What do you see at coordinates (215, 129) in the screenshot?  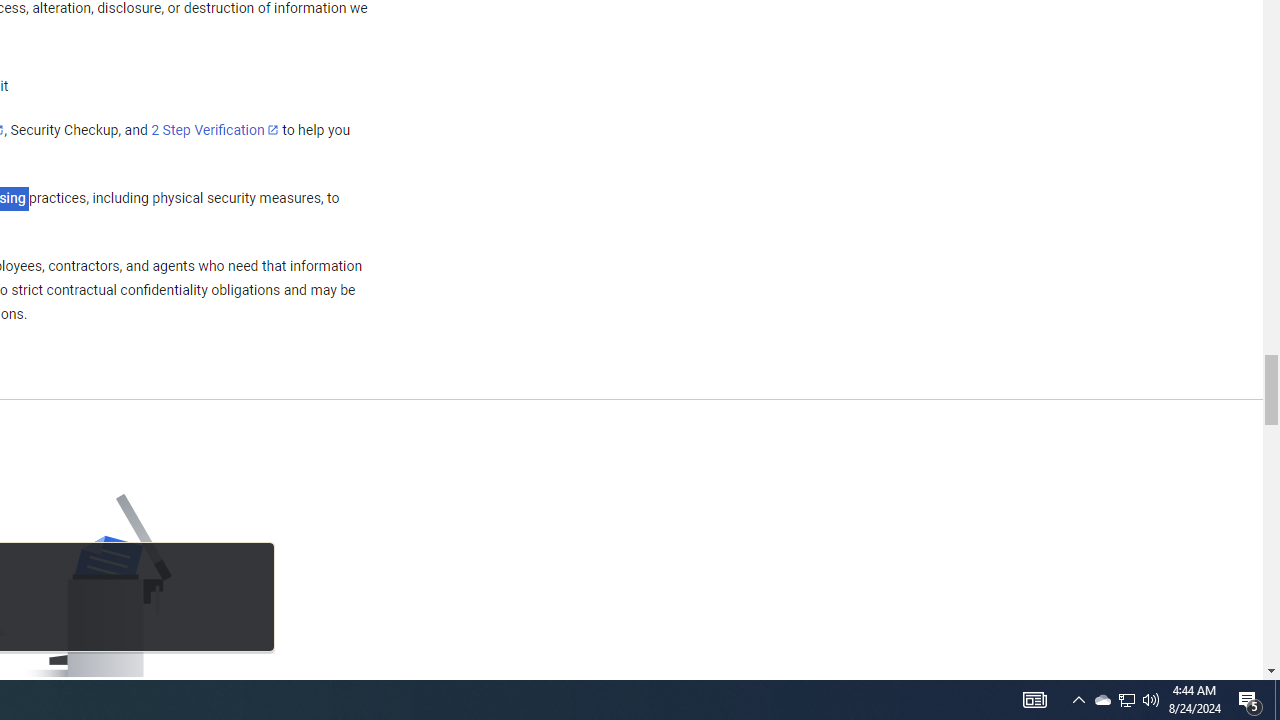 I see `'2 Step Verification'` at bounding box center [215, 129].